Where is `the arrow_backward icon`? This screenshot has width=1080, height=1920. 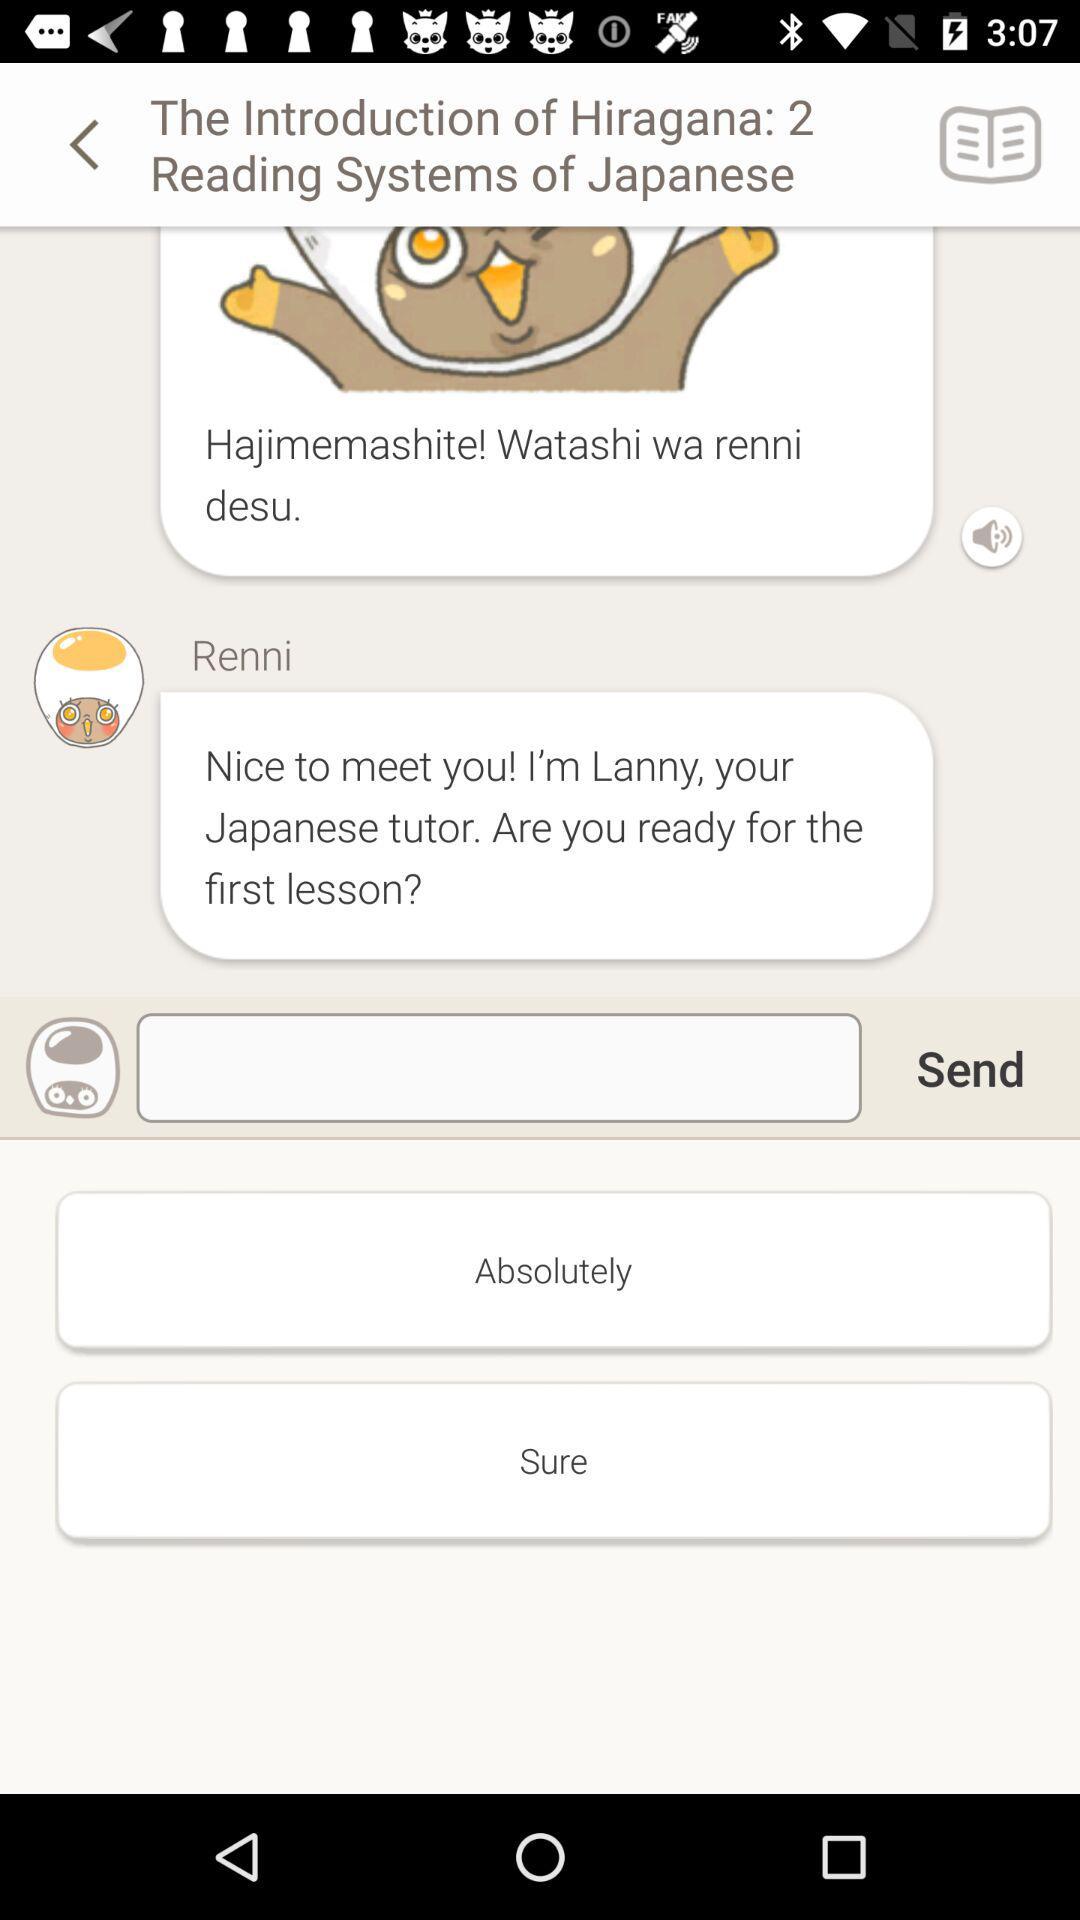 the arrow_backward icon is located at coordinates (87, 143).